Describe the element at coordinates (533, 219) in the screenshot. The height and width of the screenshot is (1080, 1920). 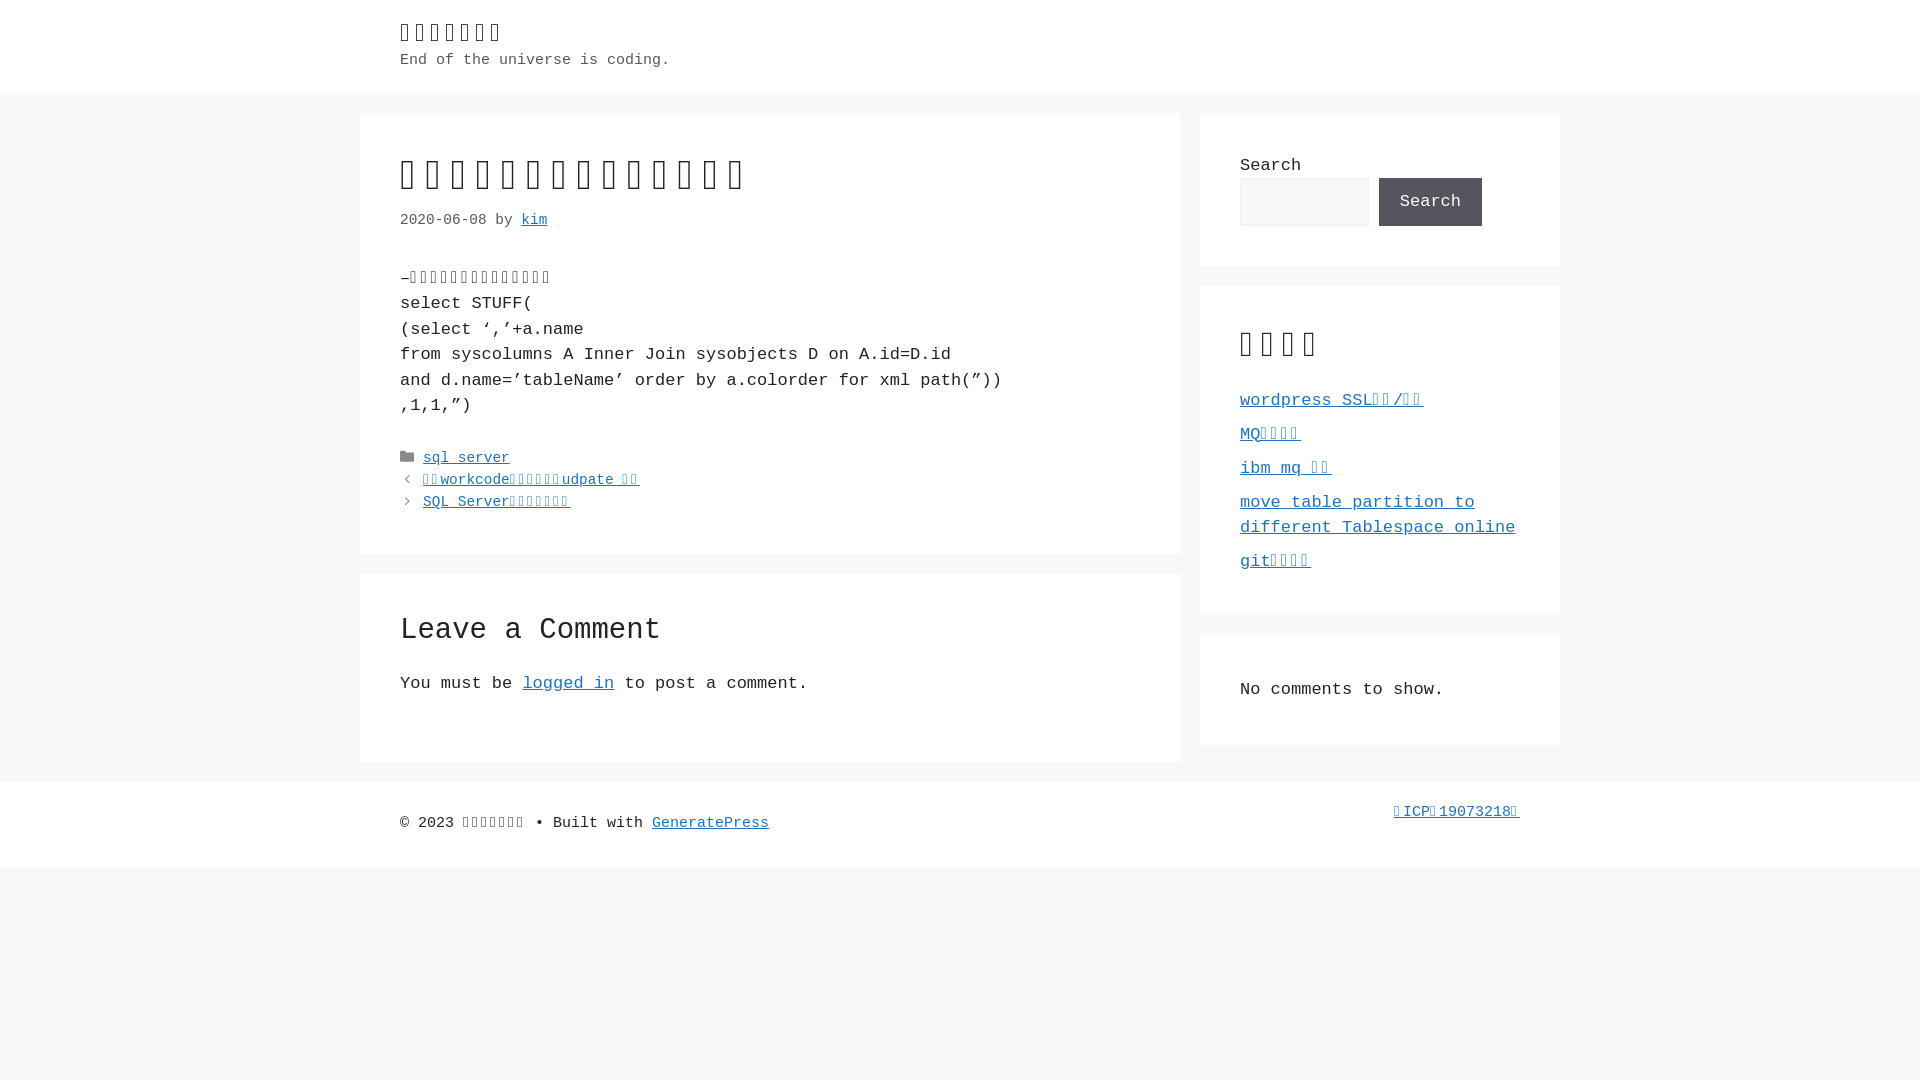
I see `'kim'` at that location.